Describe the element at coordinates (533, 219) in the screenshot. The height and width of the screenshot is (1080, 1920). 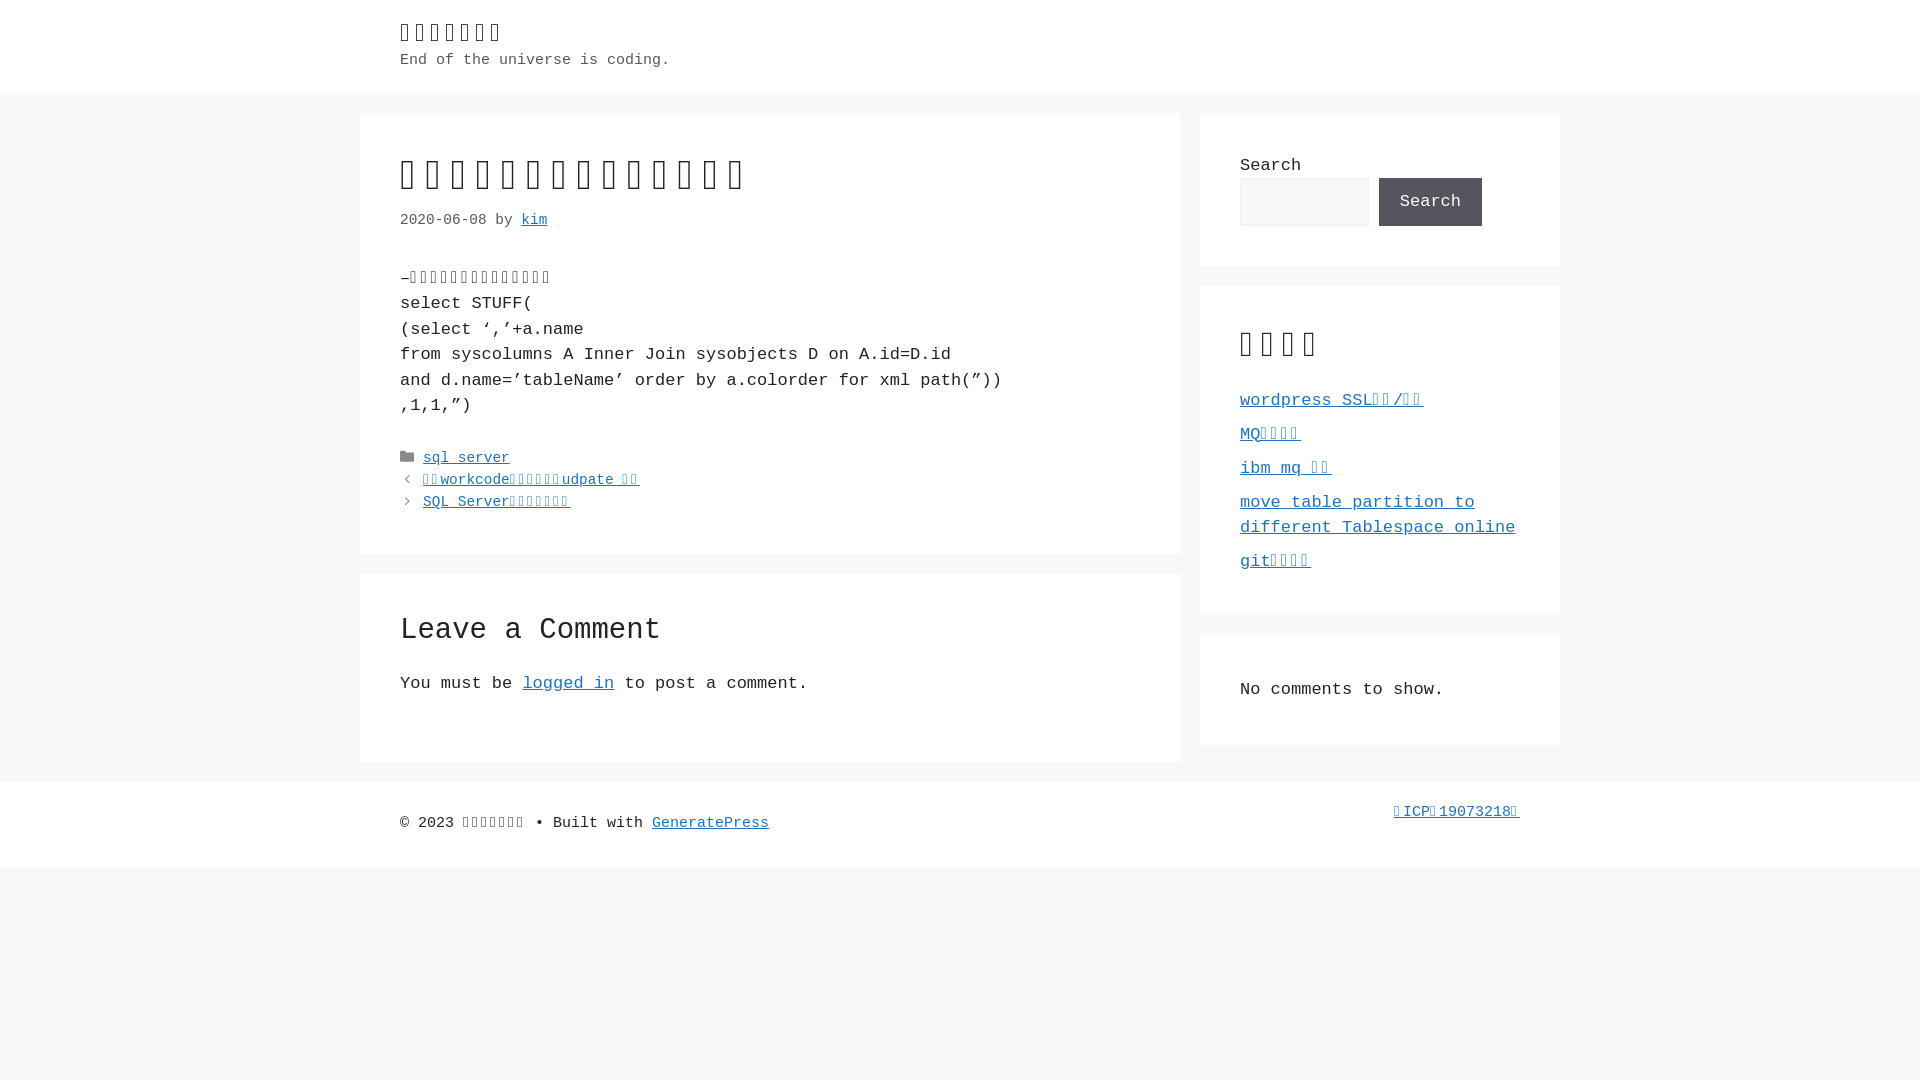
I see `'kim'` at that location.